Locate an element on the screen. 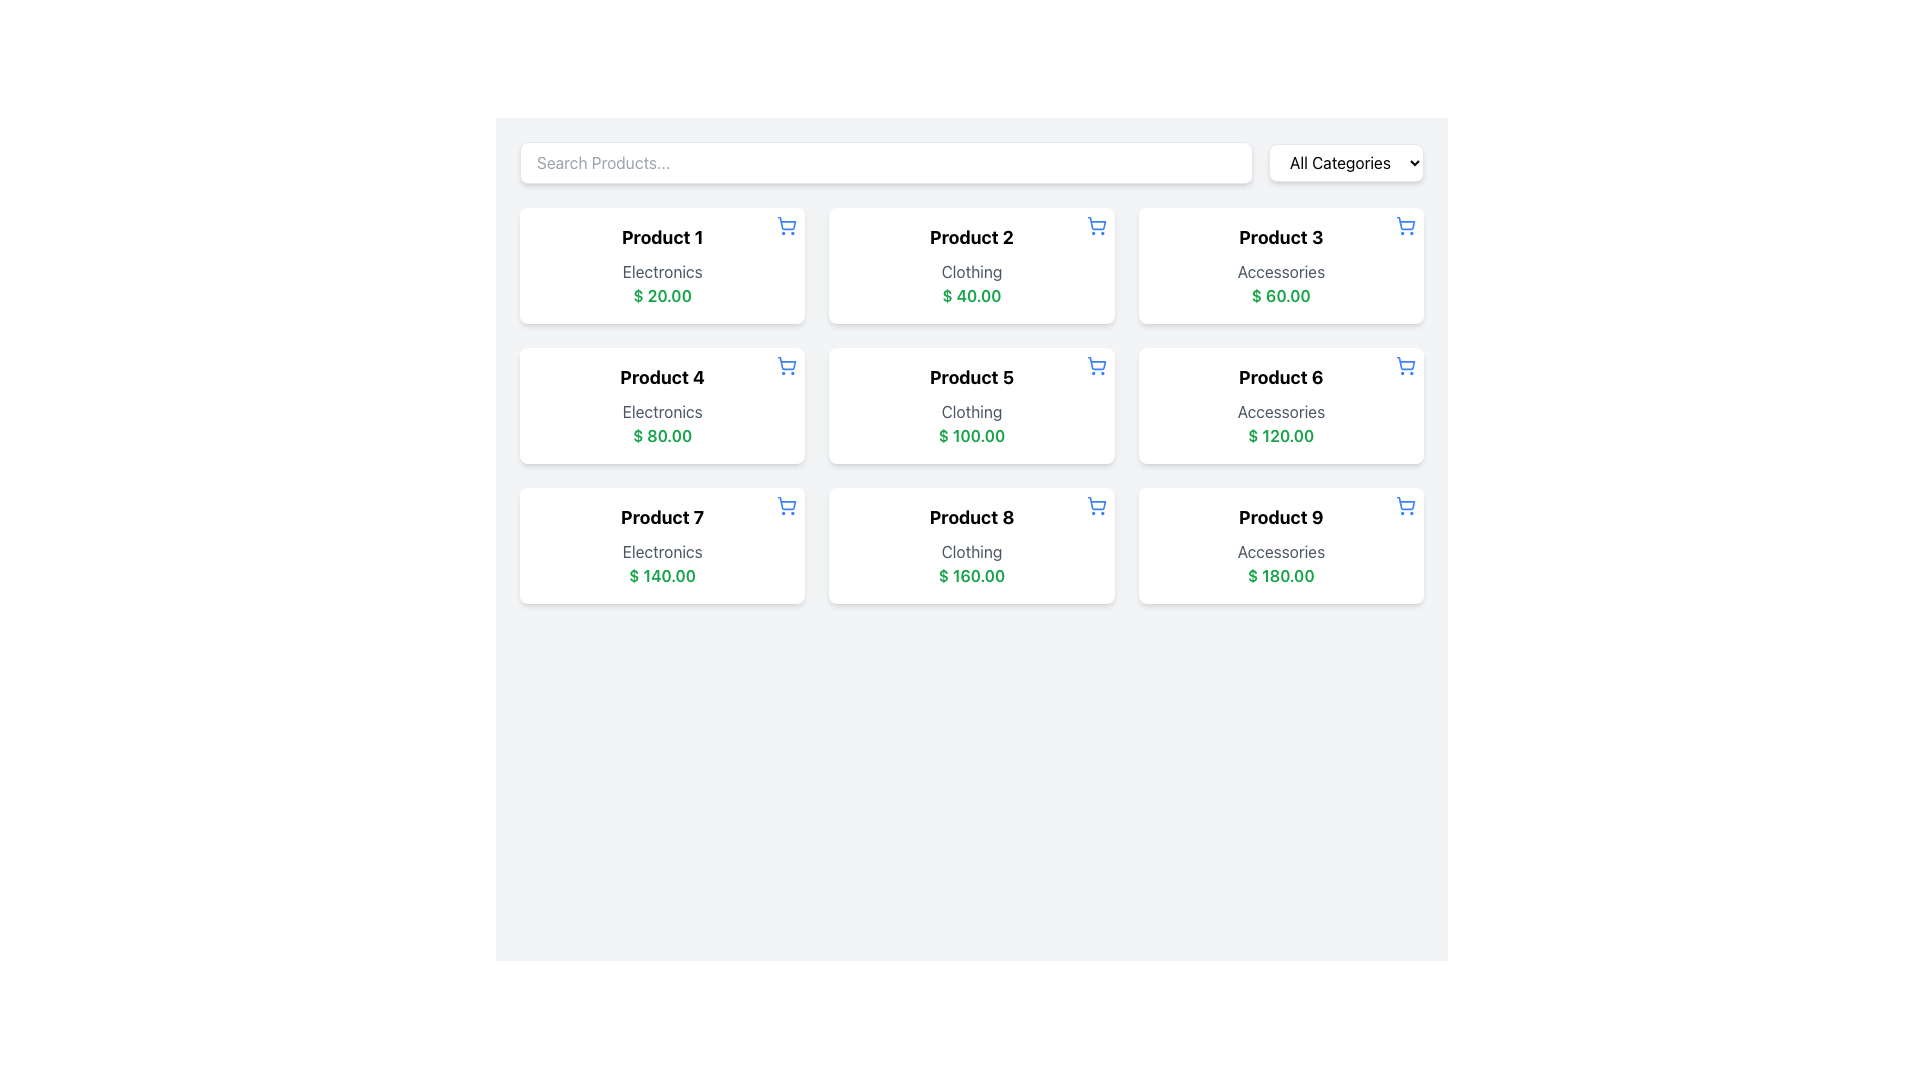 The image size is (1920, 1080). the blue shopping cart icon in the top right corner of the 'Product 5' card is located at coordinates (1095, 366).